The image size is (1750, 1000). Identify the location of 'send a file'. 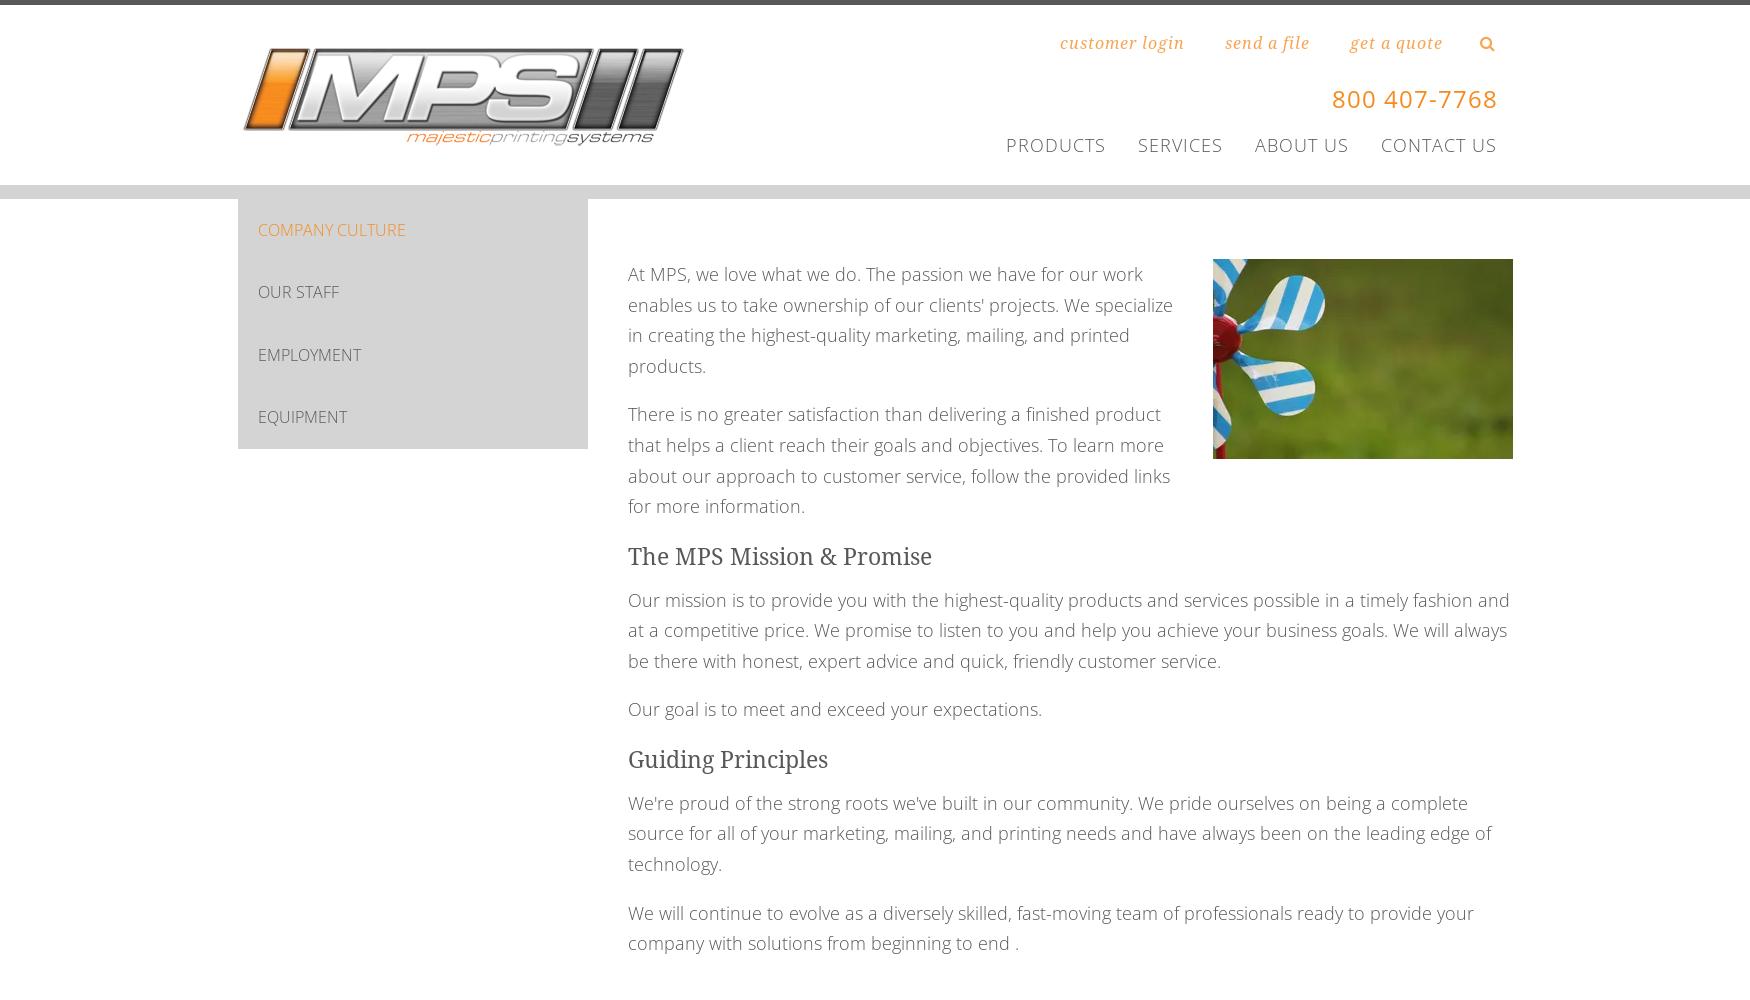
(1265, 43).